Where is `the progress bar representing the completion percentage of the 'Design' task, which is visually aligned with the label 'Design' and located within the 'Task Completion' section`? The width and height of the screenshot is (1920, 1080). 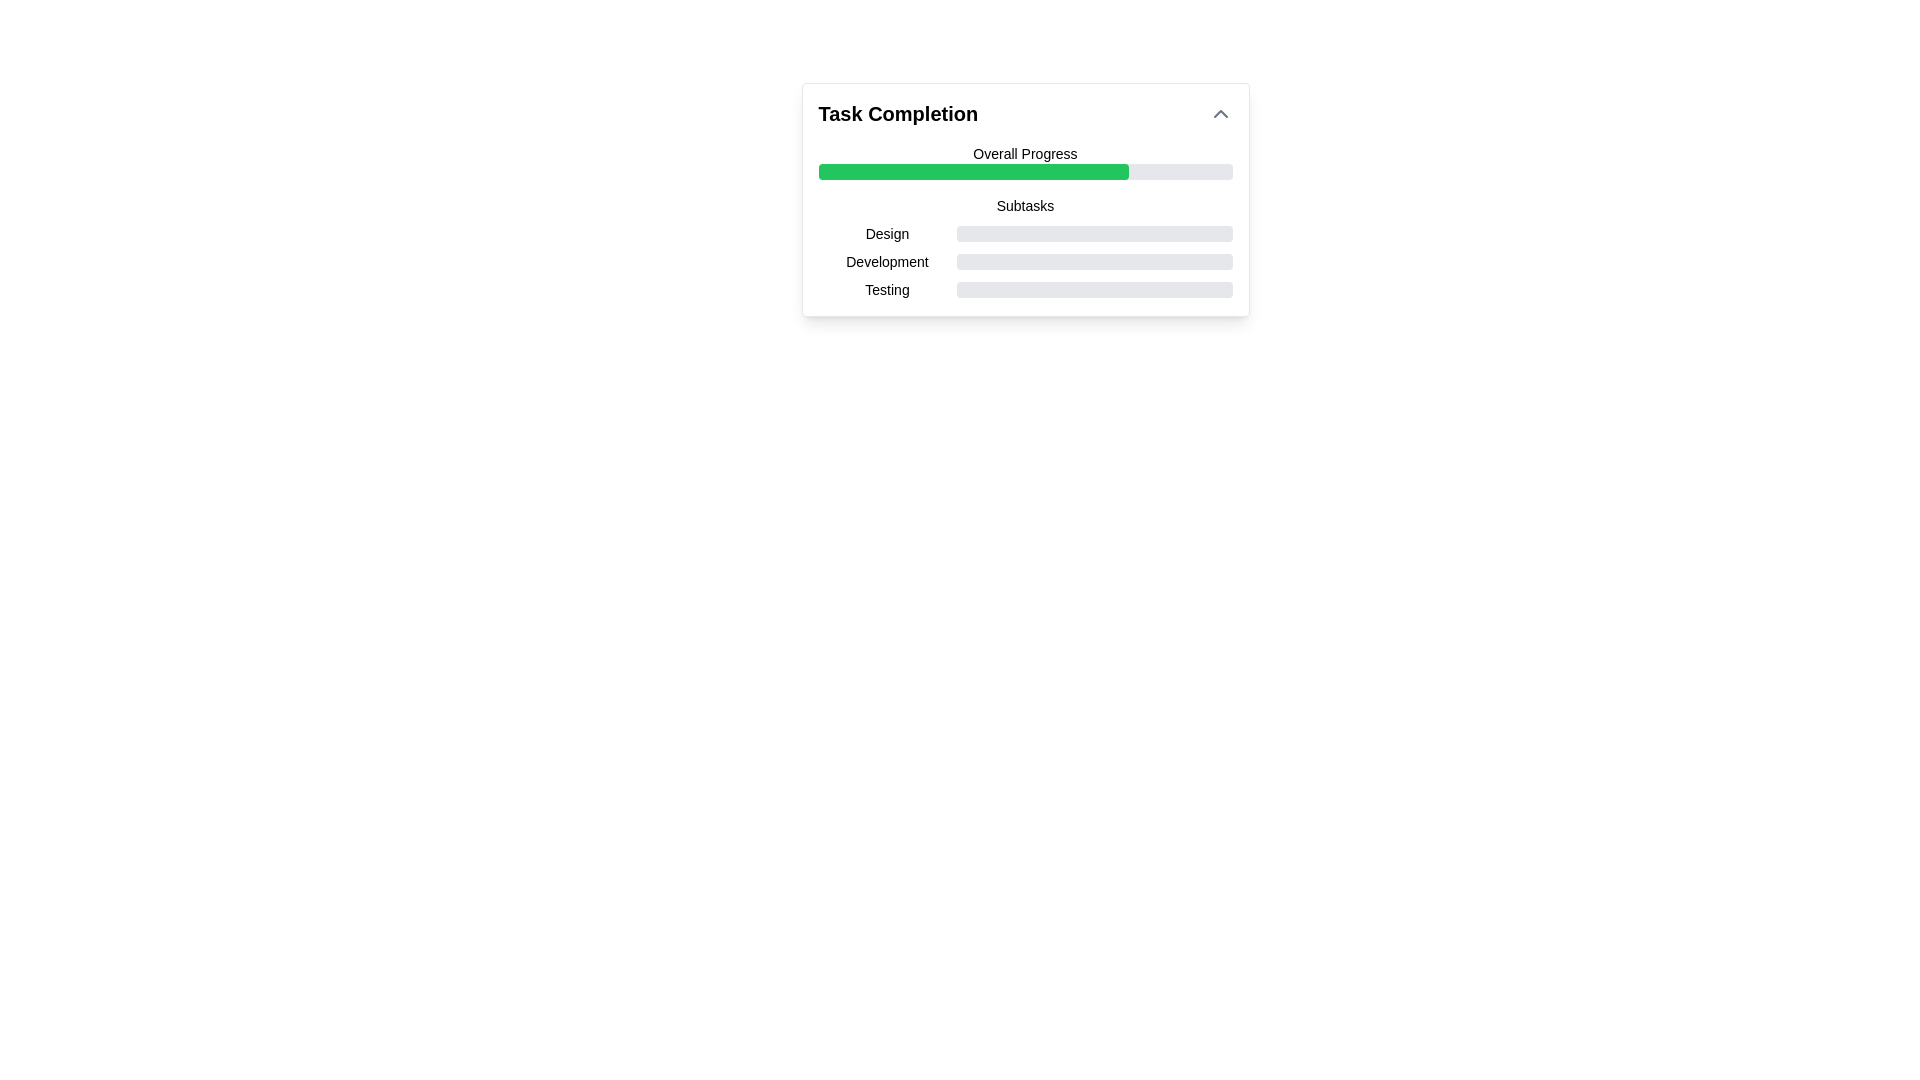
the progress bar representing the completion percentage of the 'Design' task, which is visually aligned with the label 'Design' and located within the 'Task Completion' section is located at coordinates (1093, 233).